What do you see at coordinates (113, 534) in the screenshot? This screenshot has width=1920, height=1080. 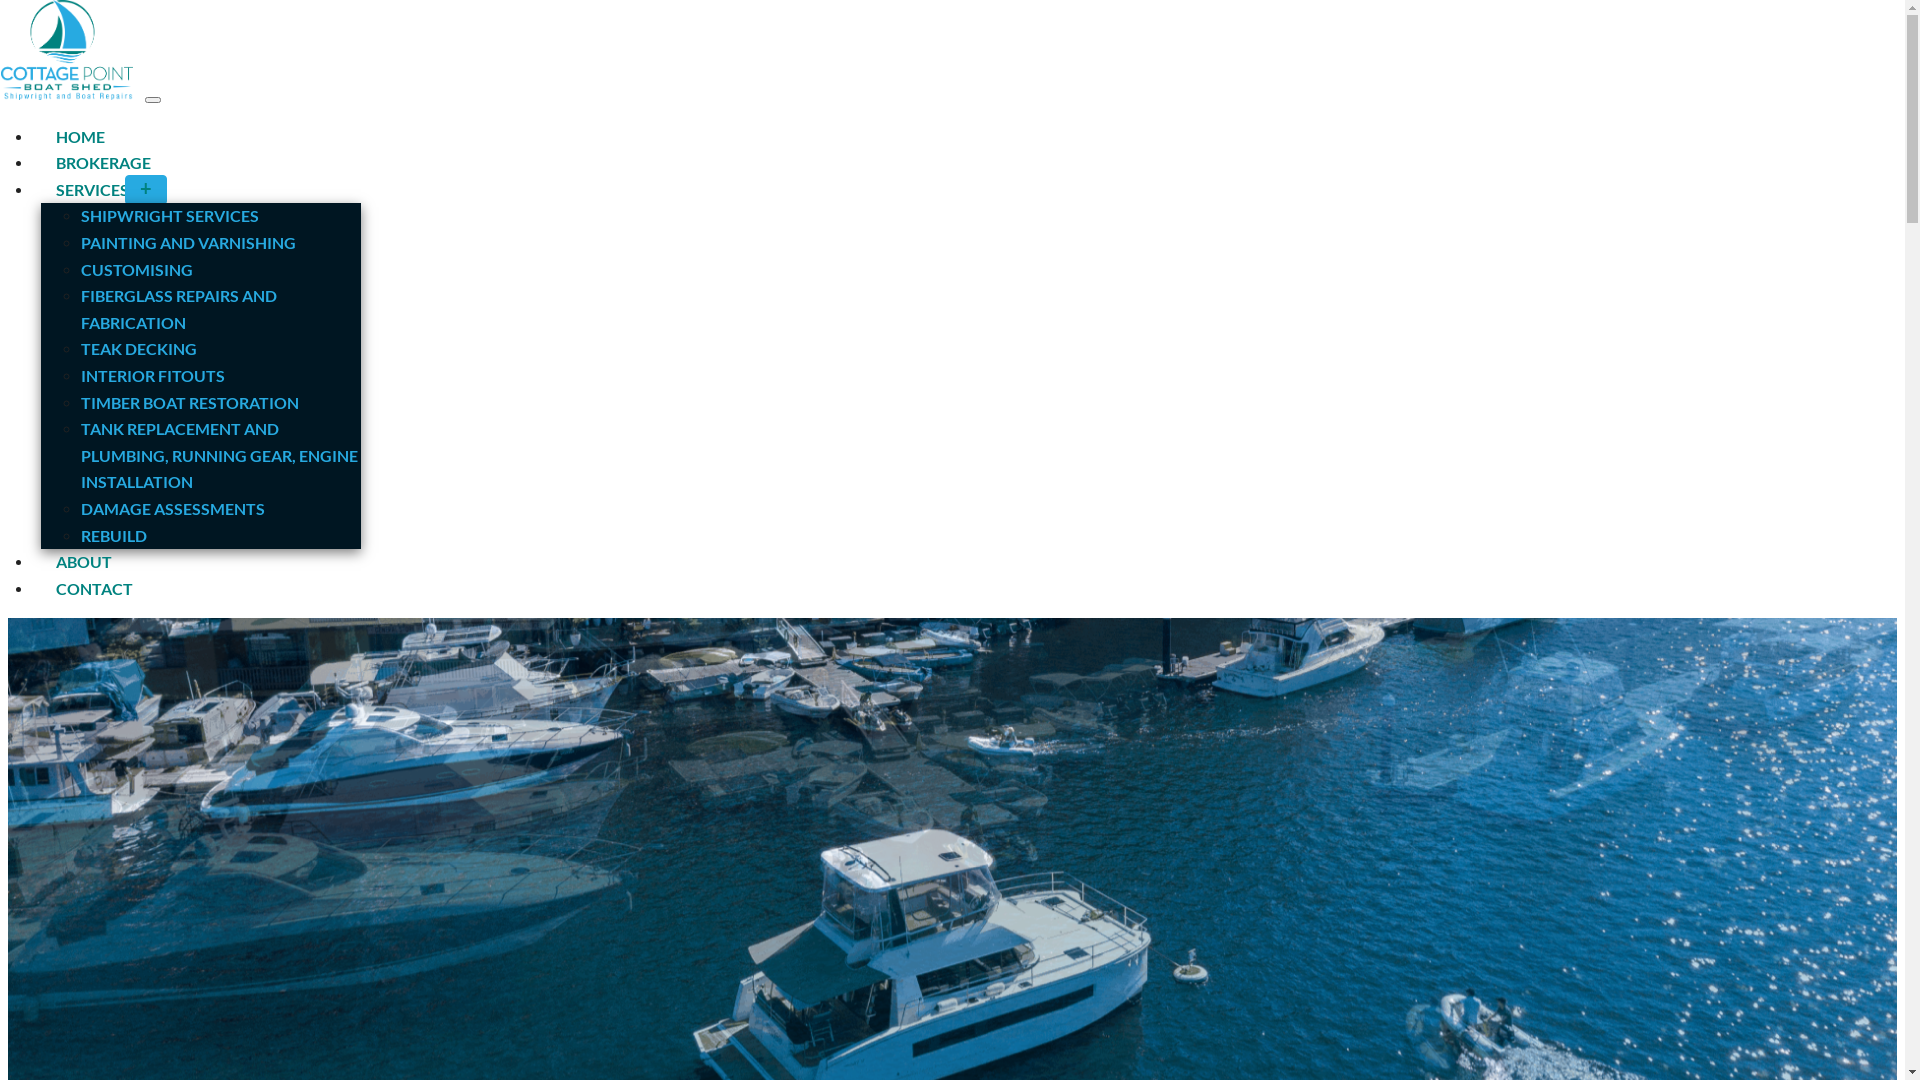 I see `'REBUILD'` at bounding box center [113, 534].